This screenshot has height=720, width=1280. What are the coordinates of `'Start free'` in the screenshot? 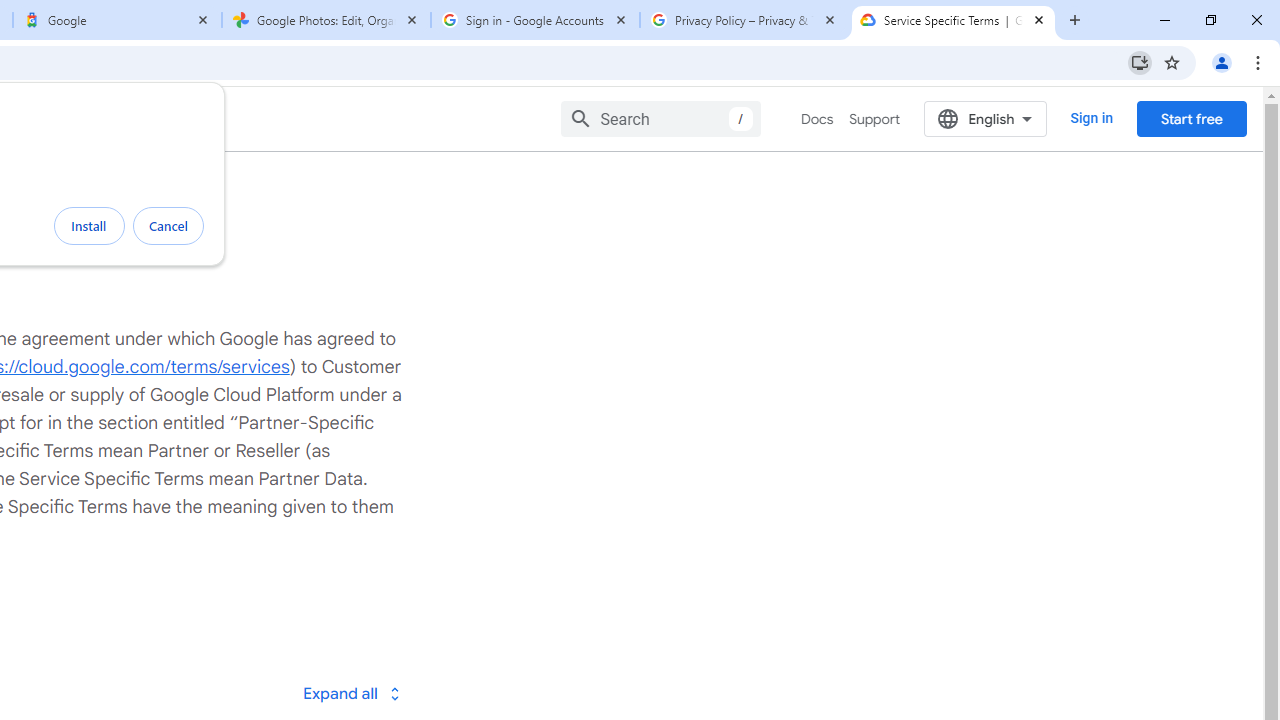 It's located at (1191, 118).